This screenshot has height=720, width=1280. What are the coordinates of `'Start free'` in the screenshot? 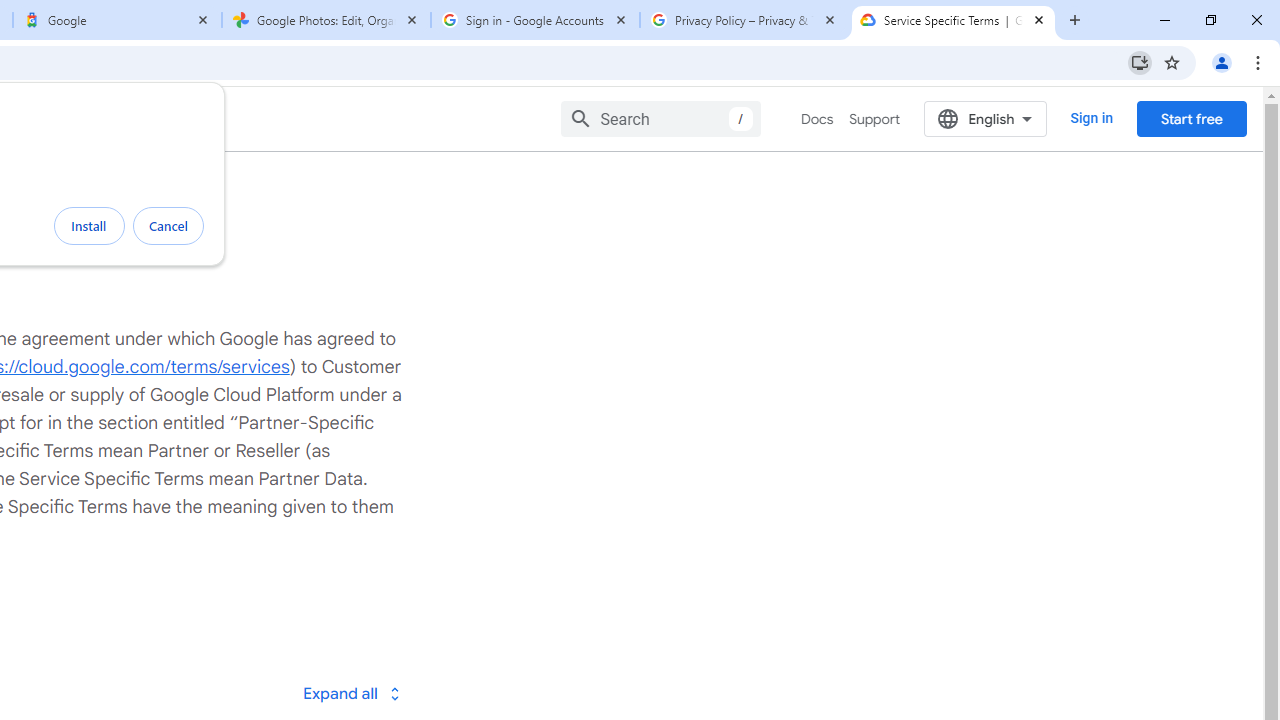 It's located at (1191, 118).